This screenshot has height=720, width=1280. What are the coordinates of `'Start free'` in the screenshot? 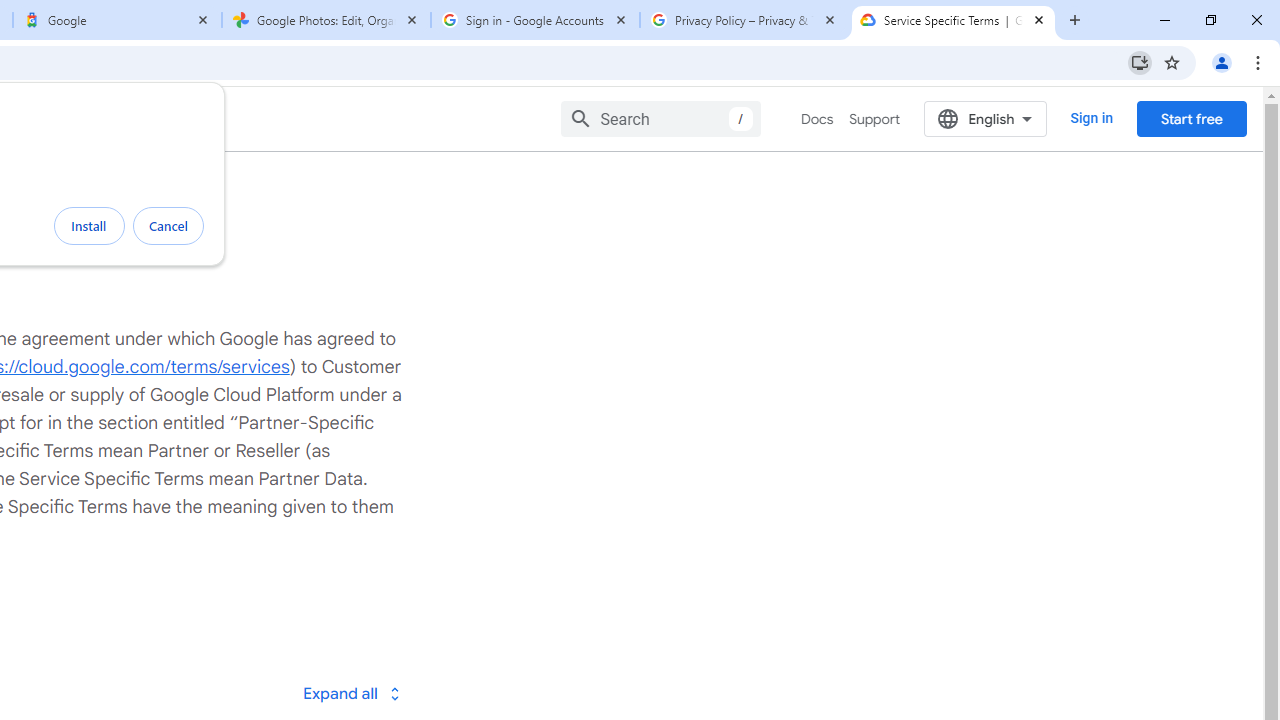 It's located at (1191, 118).